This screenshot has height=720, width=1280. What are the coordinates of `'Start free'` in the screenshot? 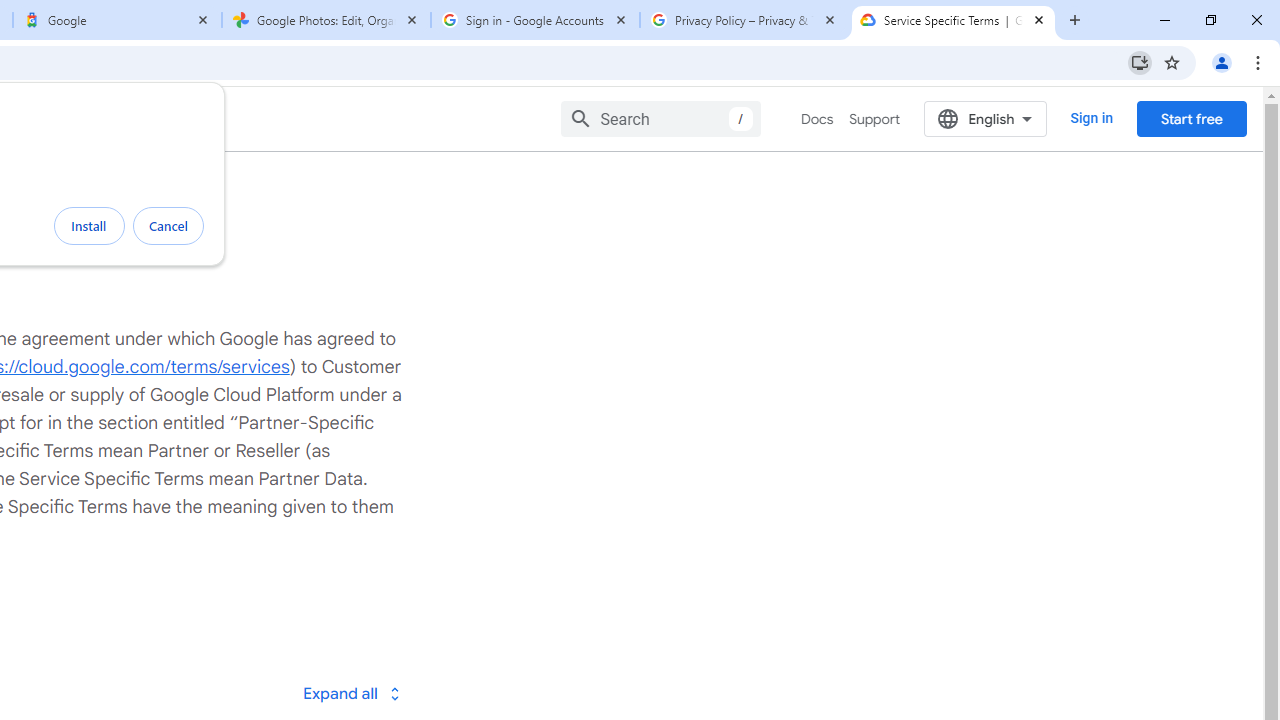 It's located at (1191, 118).